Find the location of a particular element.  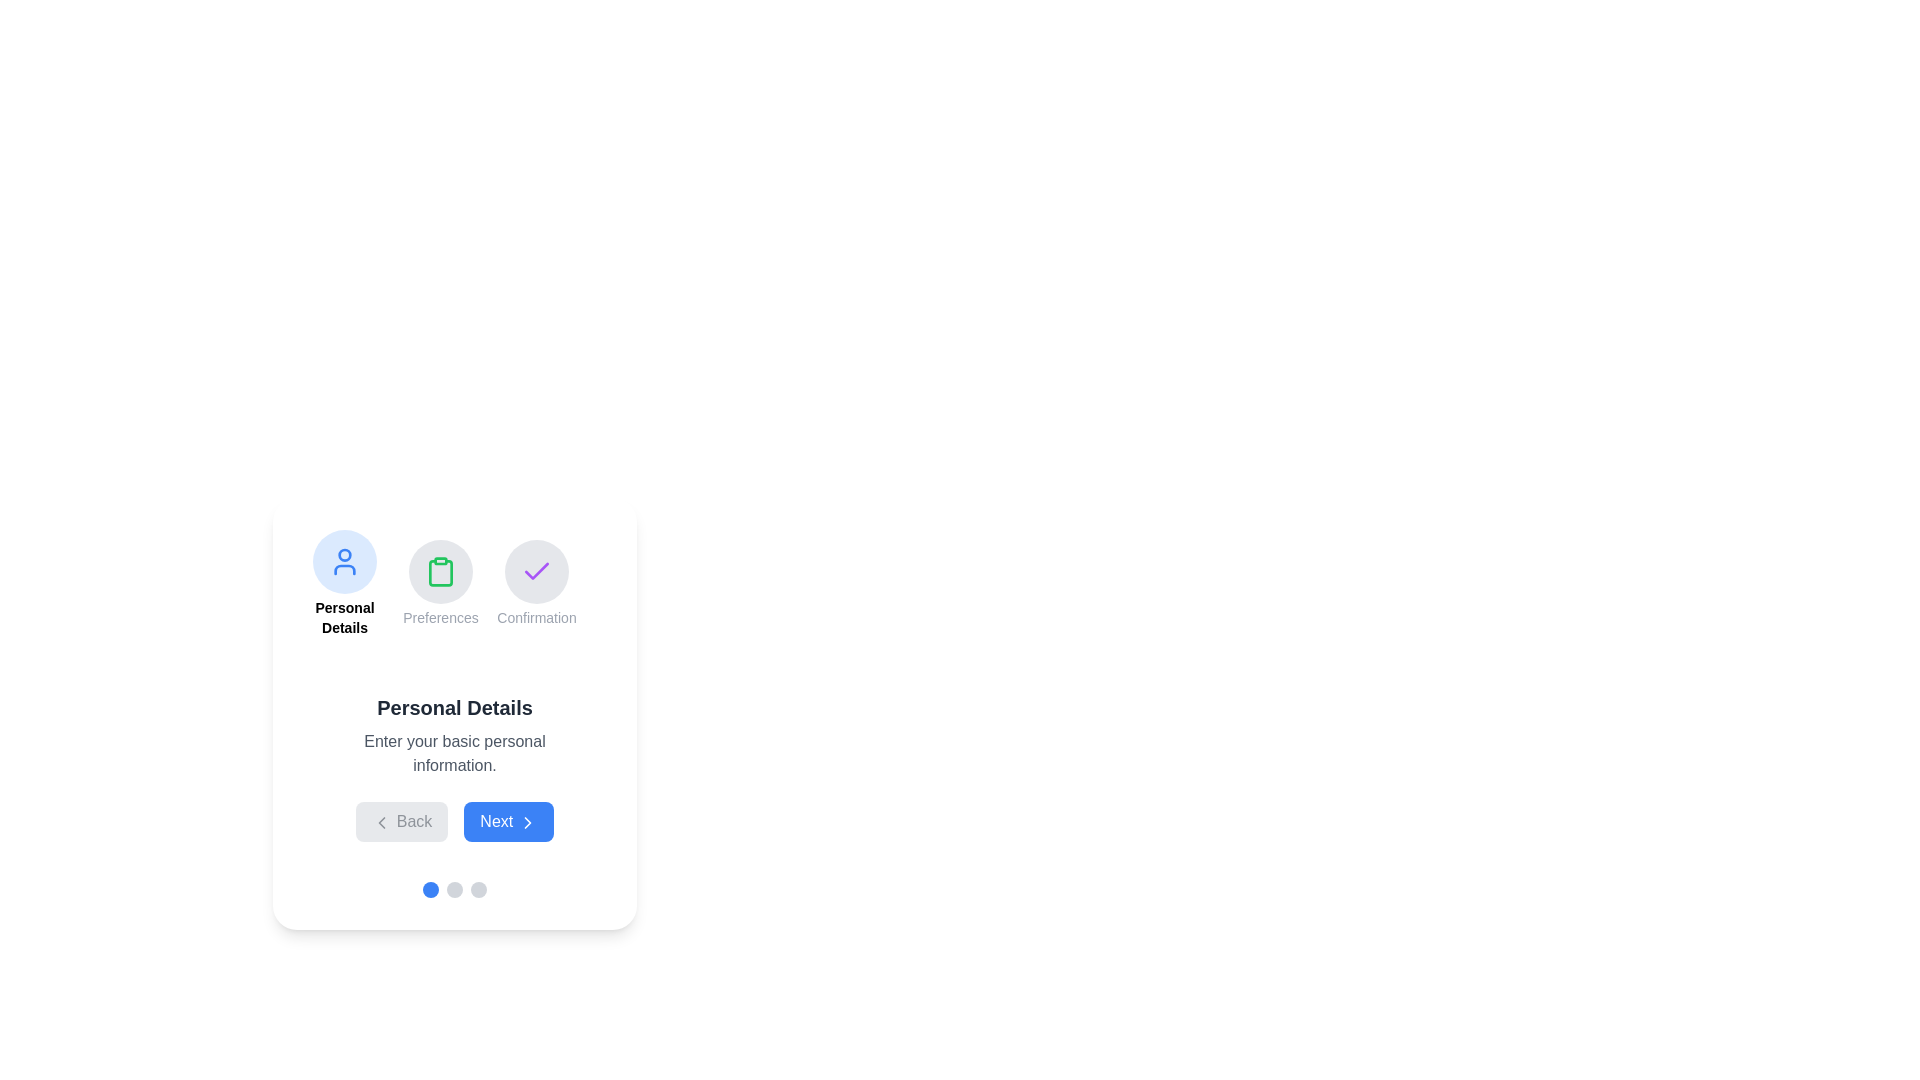

the chevron arrow icon located on the right side of the 'Next' button, which is a blue rounded rectangle containing the text 'Next' is located at coordinates (527, 822).